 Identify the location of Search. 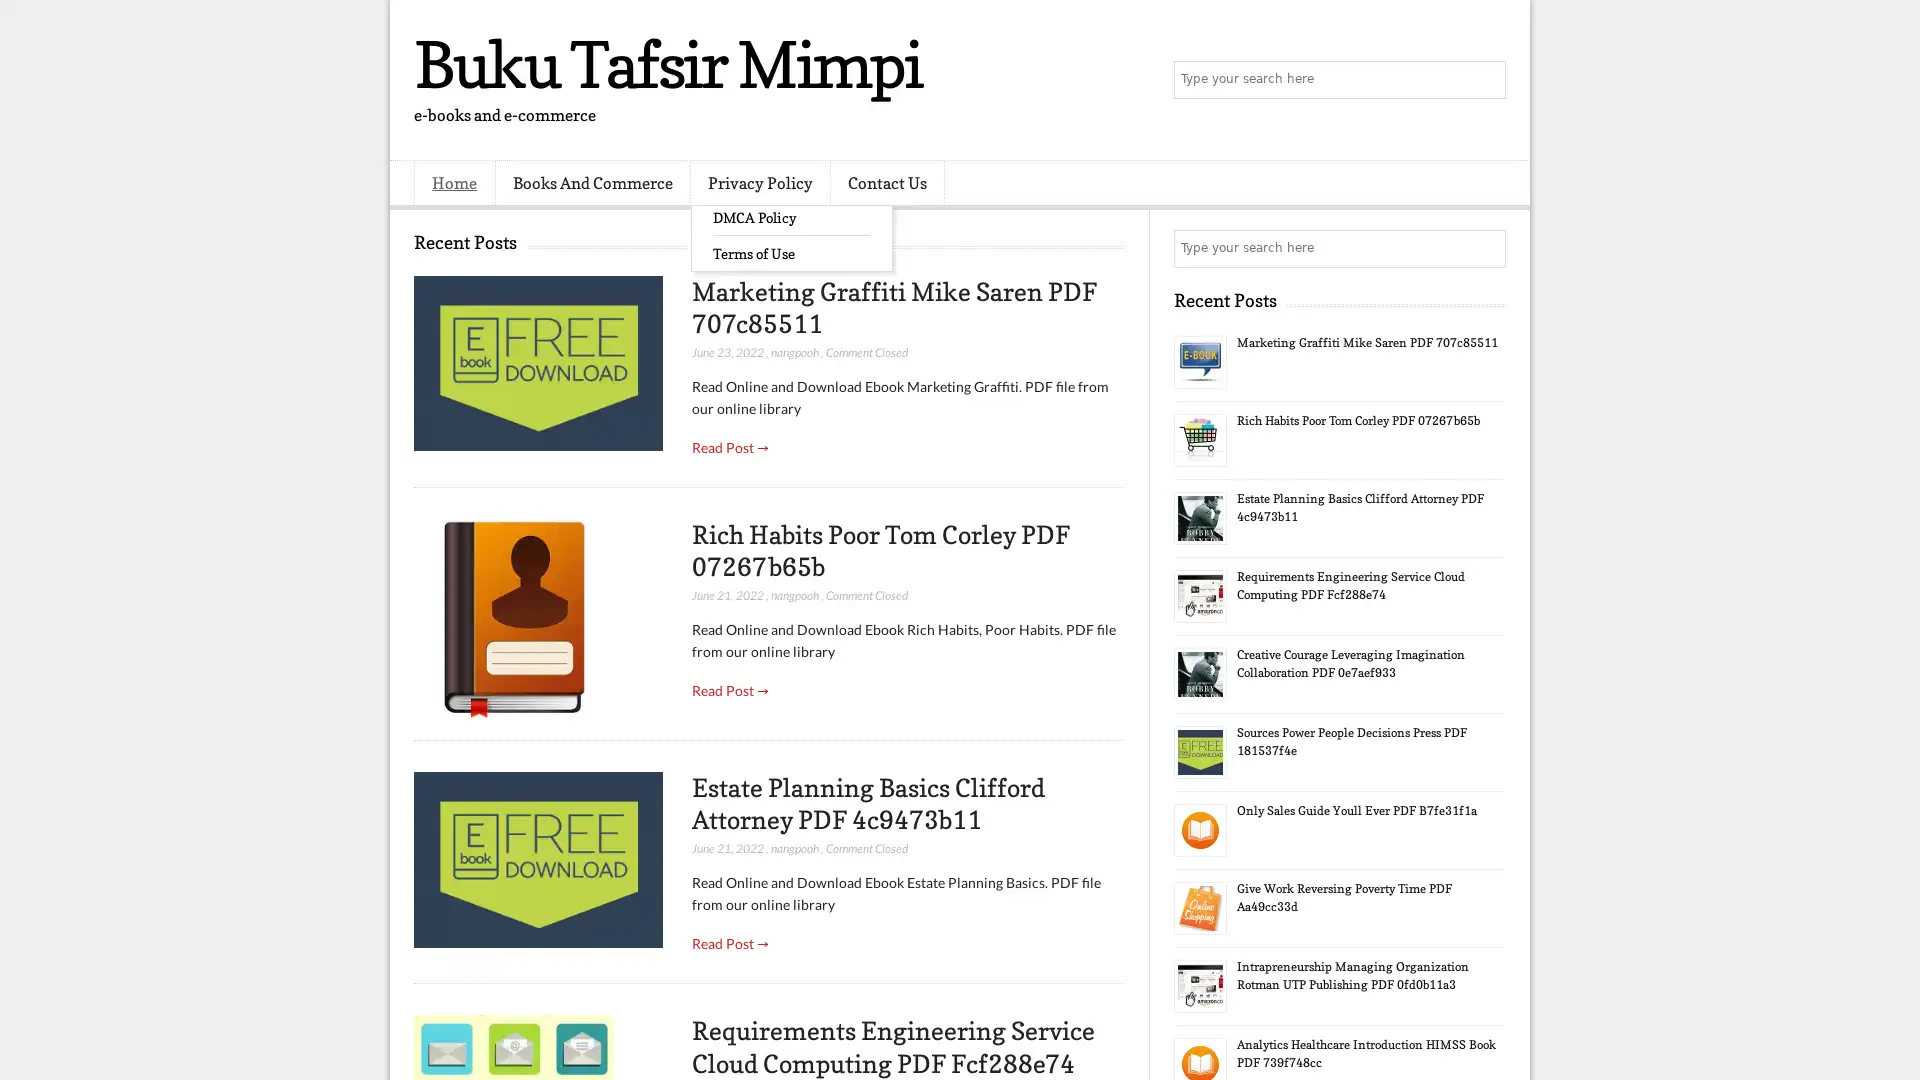
(1485, 248).